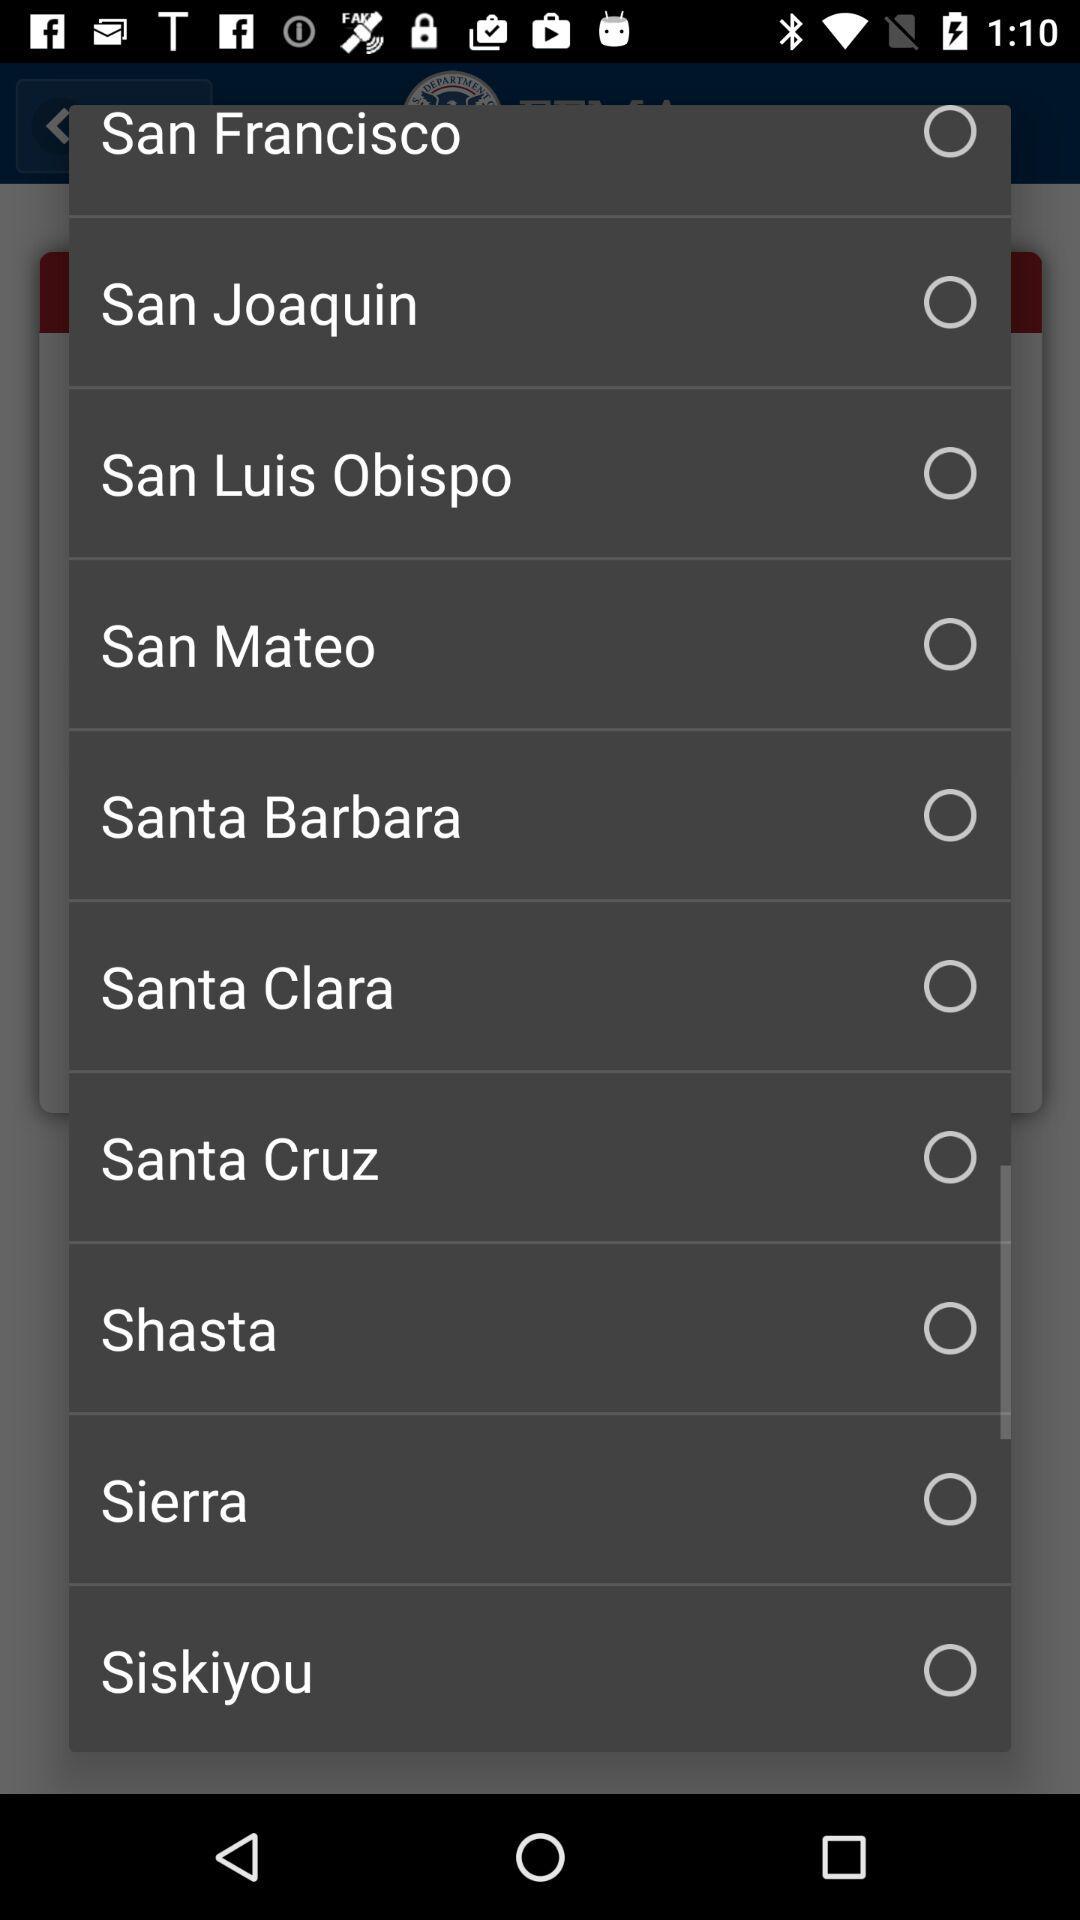  I want to click on san luis obispo item, so click(540, 472).